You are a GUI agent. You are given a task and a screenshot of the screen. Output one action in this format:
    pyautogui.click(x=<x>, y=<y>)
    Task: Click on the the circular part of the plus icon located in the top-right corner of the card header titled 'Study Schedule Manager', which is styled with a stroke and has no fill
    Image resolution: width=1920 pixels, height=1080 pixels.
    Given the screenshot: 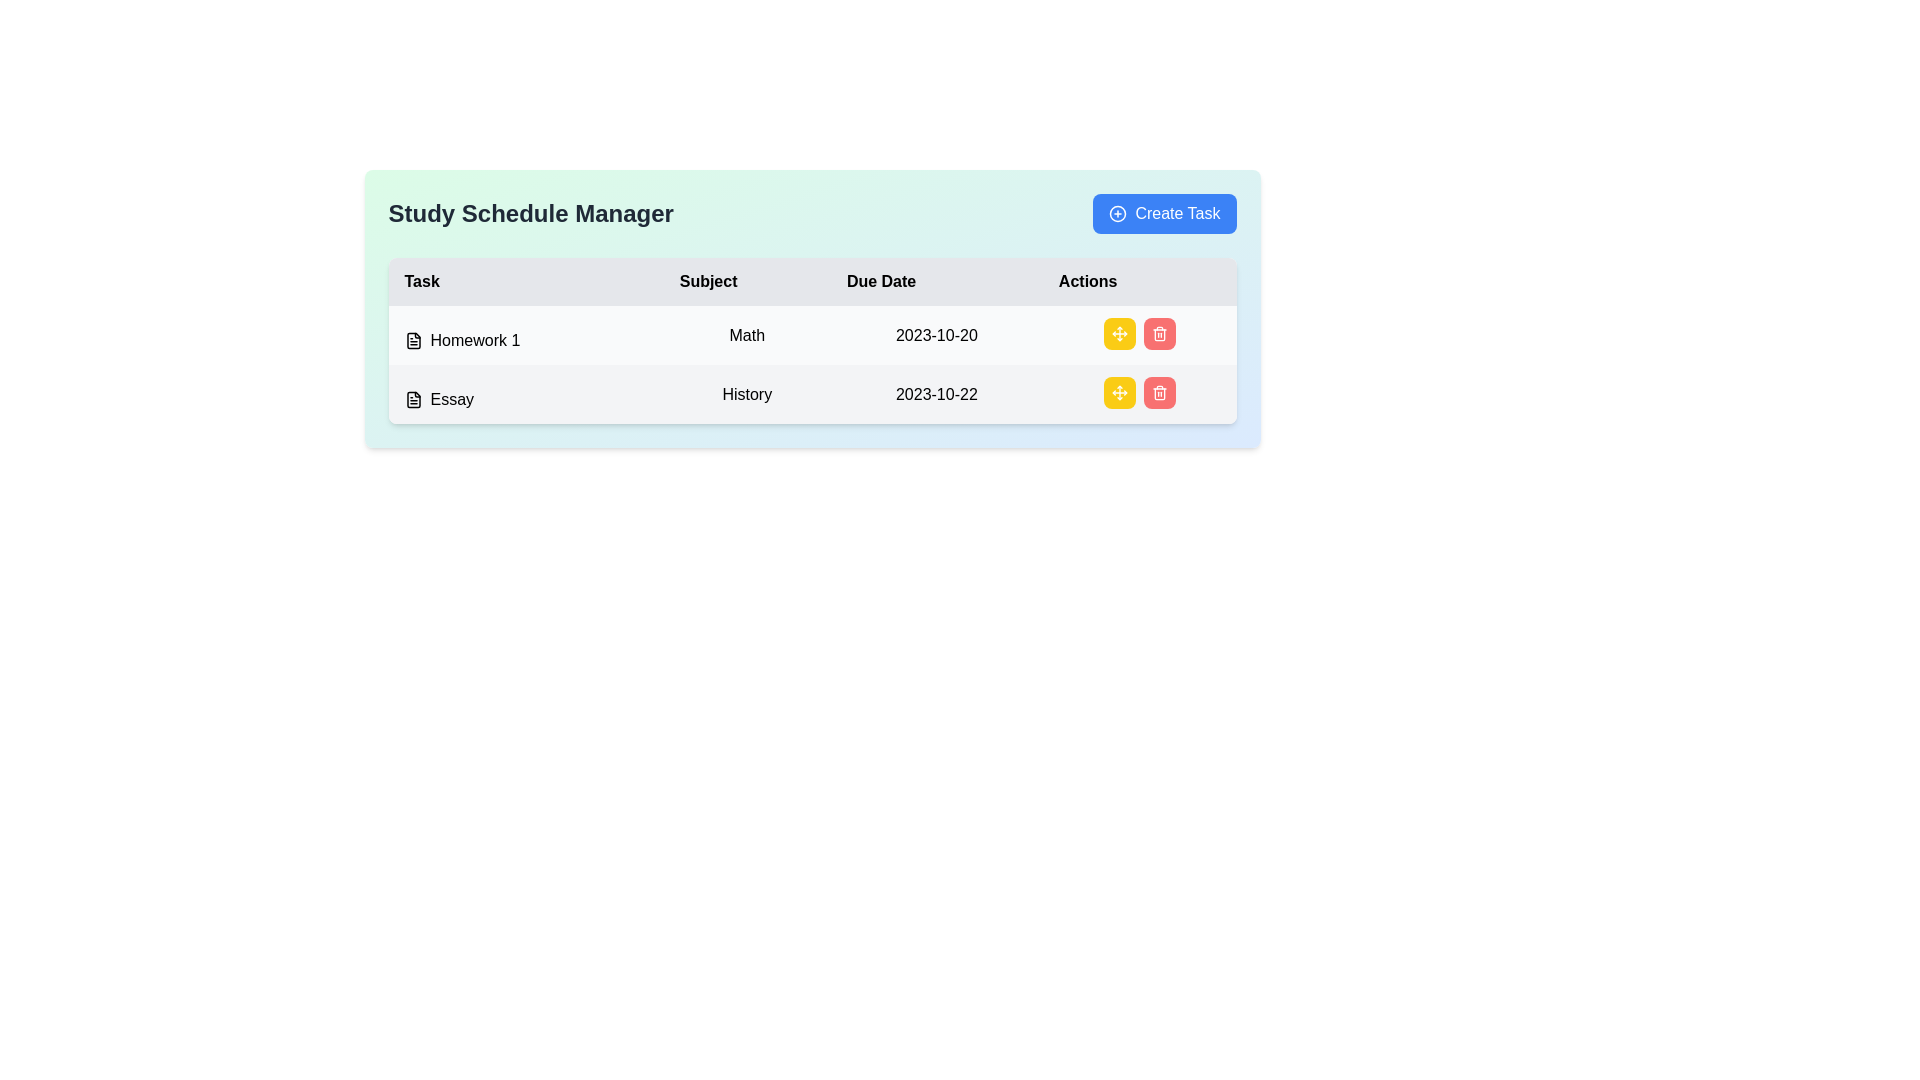 What is the action you would take?
    pyautogui.click(x=1117, y=213)
    